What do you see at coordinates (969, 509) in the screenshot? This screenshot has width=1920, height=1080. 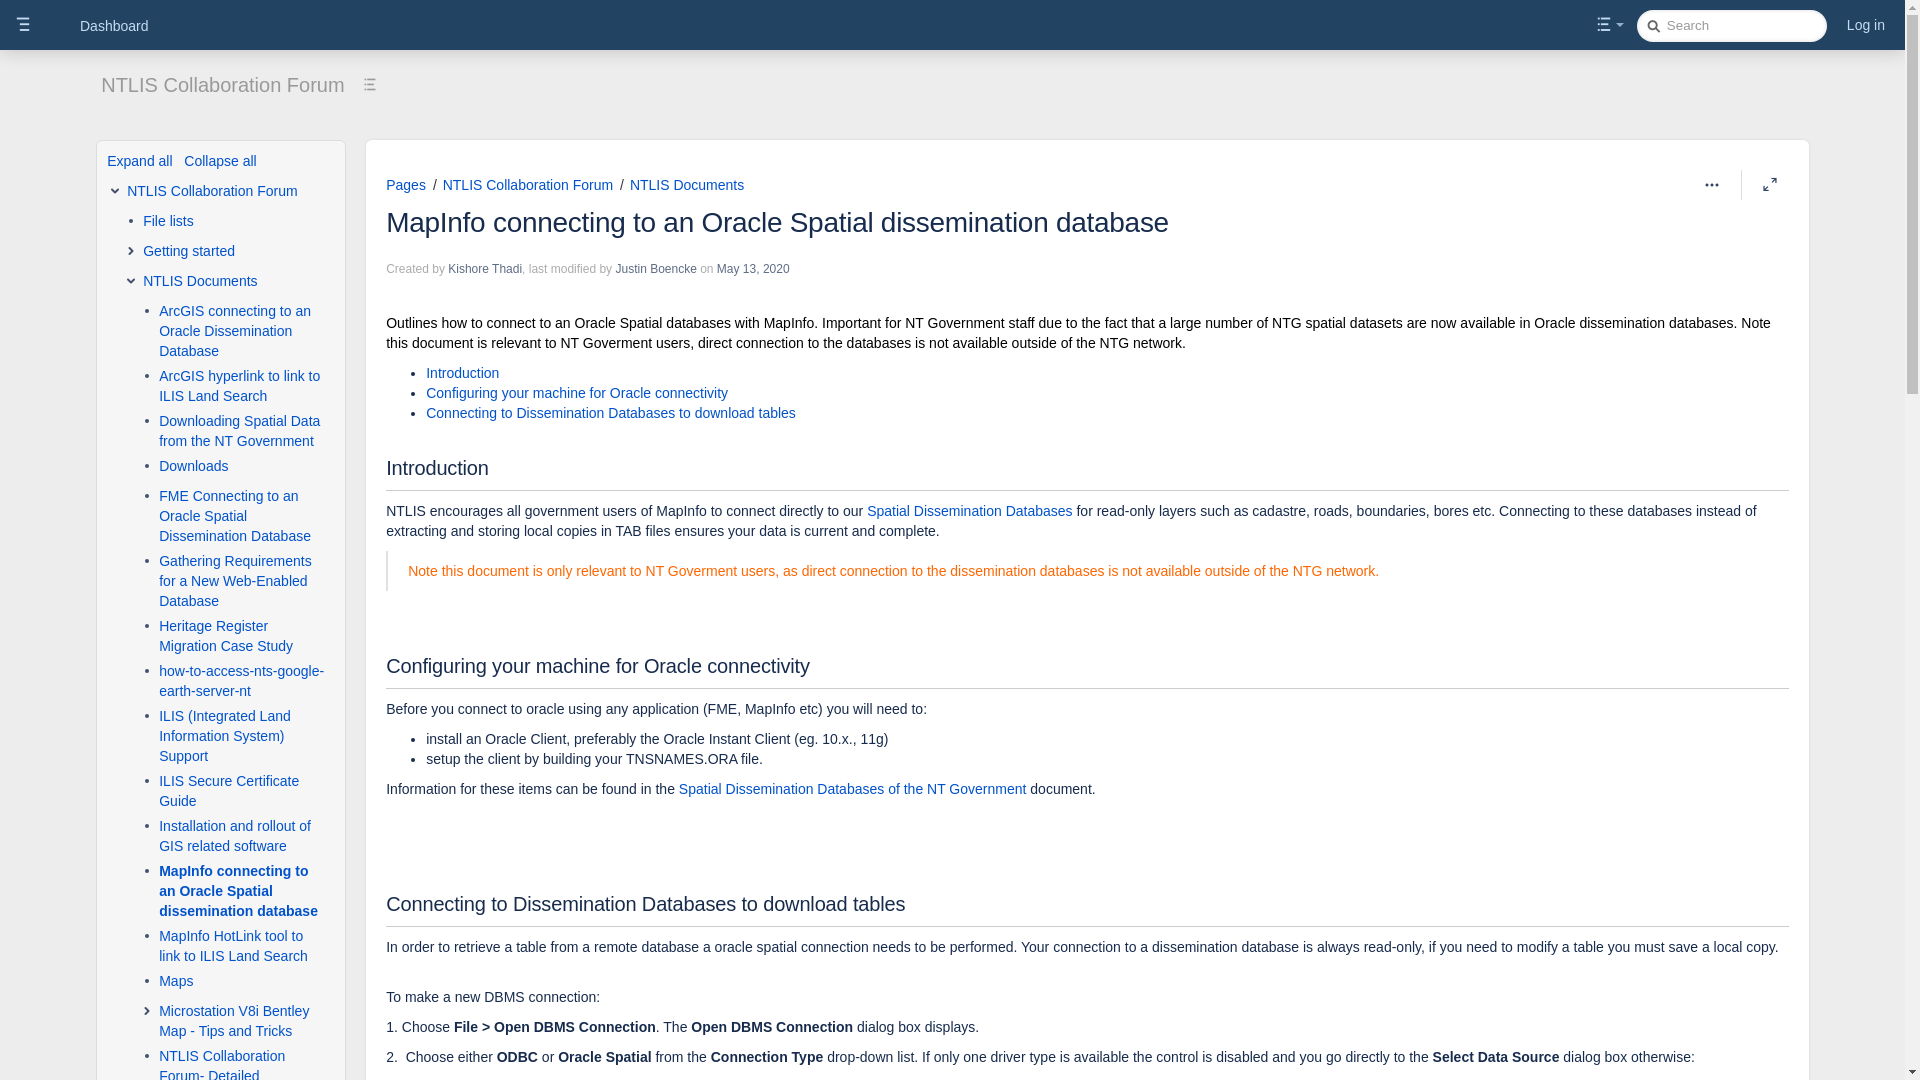 I see `'Spatial Dissemination Databases'` at bounding box center [969, 509].